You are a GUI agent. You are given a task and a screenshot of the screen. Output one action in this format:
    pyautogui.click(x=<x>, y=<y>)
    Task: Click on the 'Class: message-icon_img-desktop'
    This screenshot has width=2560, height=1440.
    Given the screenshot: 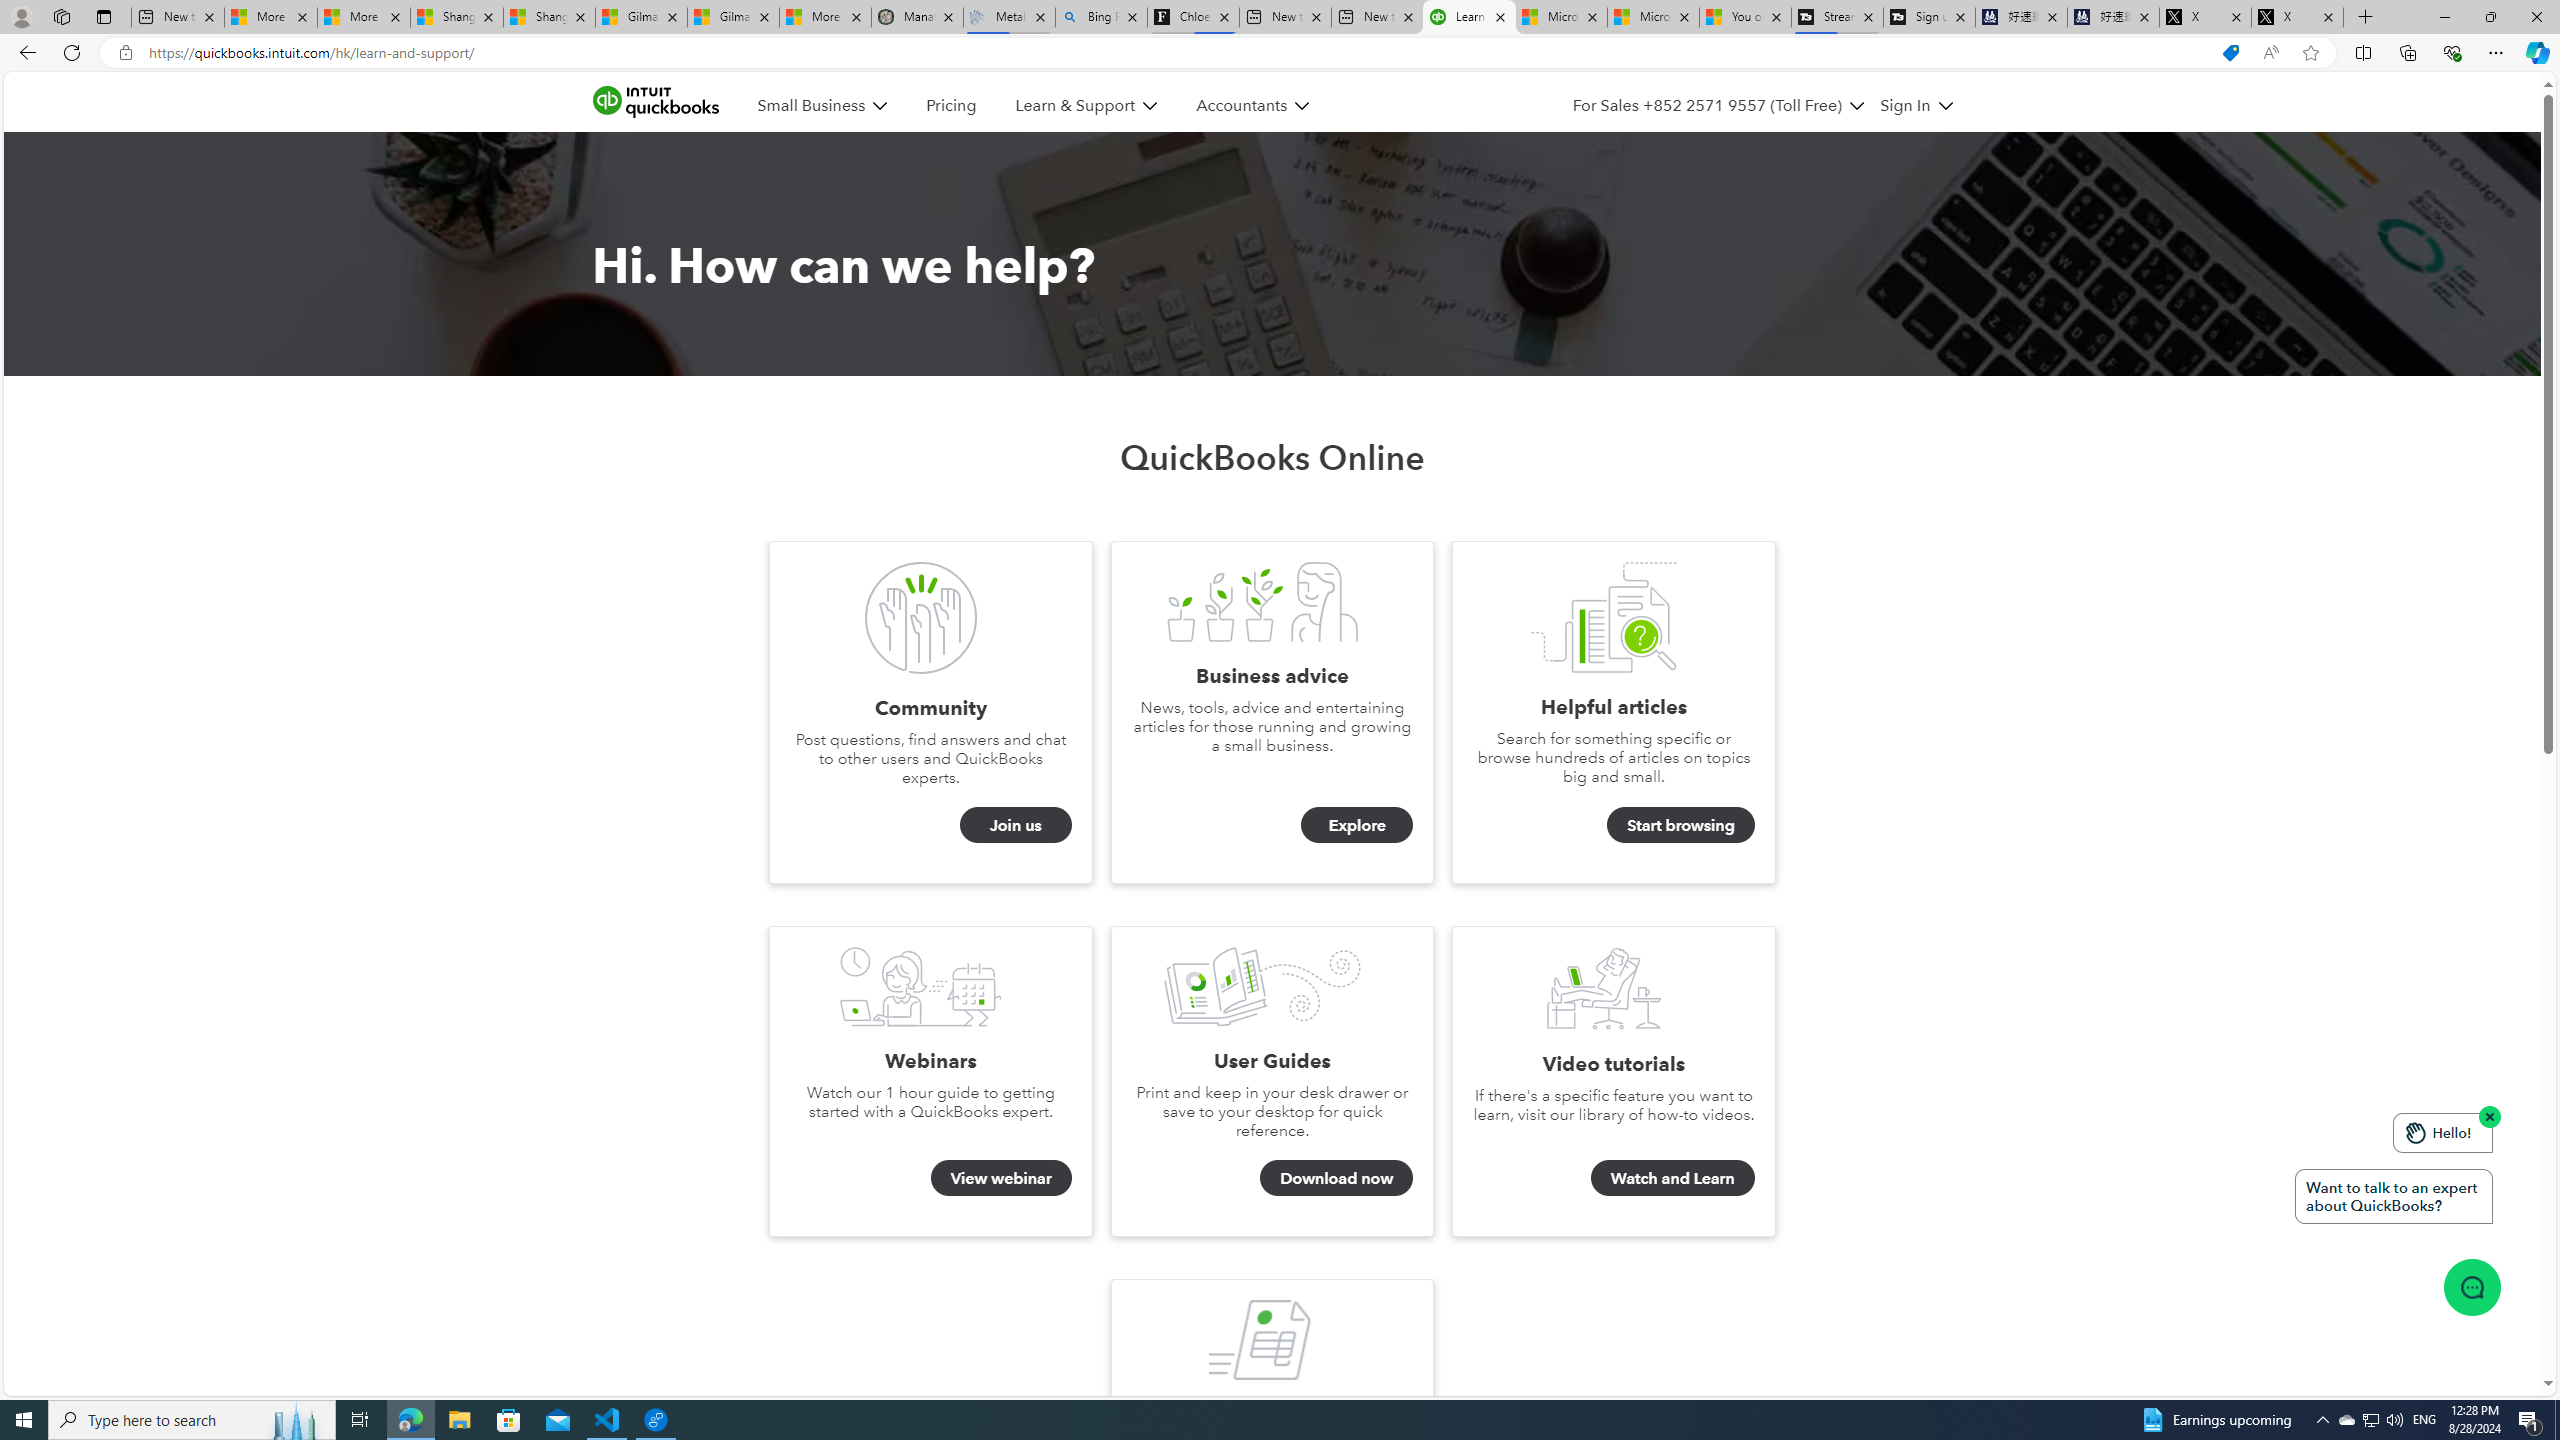 What is the action you would take?
    pyautogui.click(x=2470, y=1286)
    